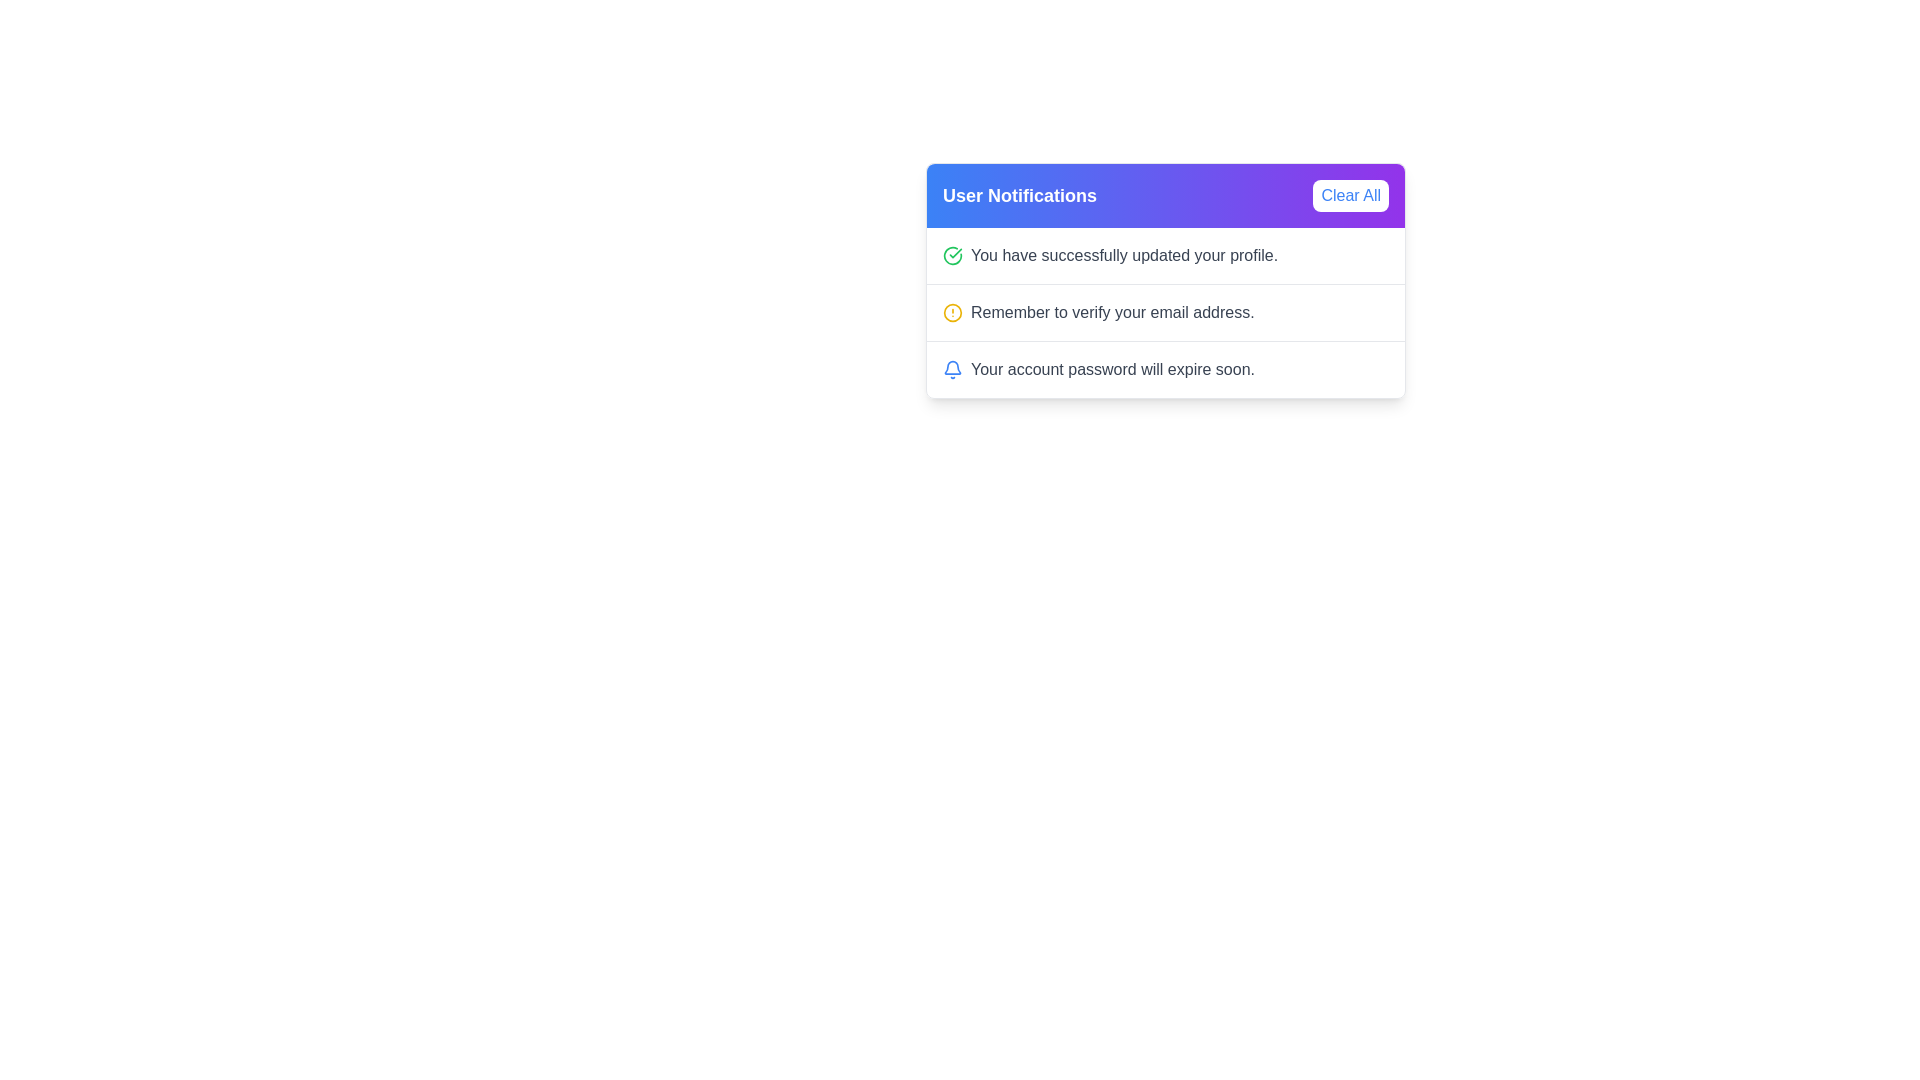  What do you see at coordinates (1020, 196) in the screenshot?
I see `the 'User Notifications' text label, which is styled in bold and large white font within a gradient-colored header bar transitioning from blue to purple, positioned to the left of the 'Clear All' button` at bounding box center [1020, 196].